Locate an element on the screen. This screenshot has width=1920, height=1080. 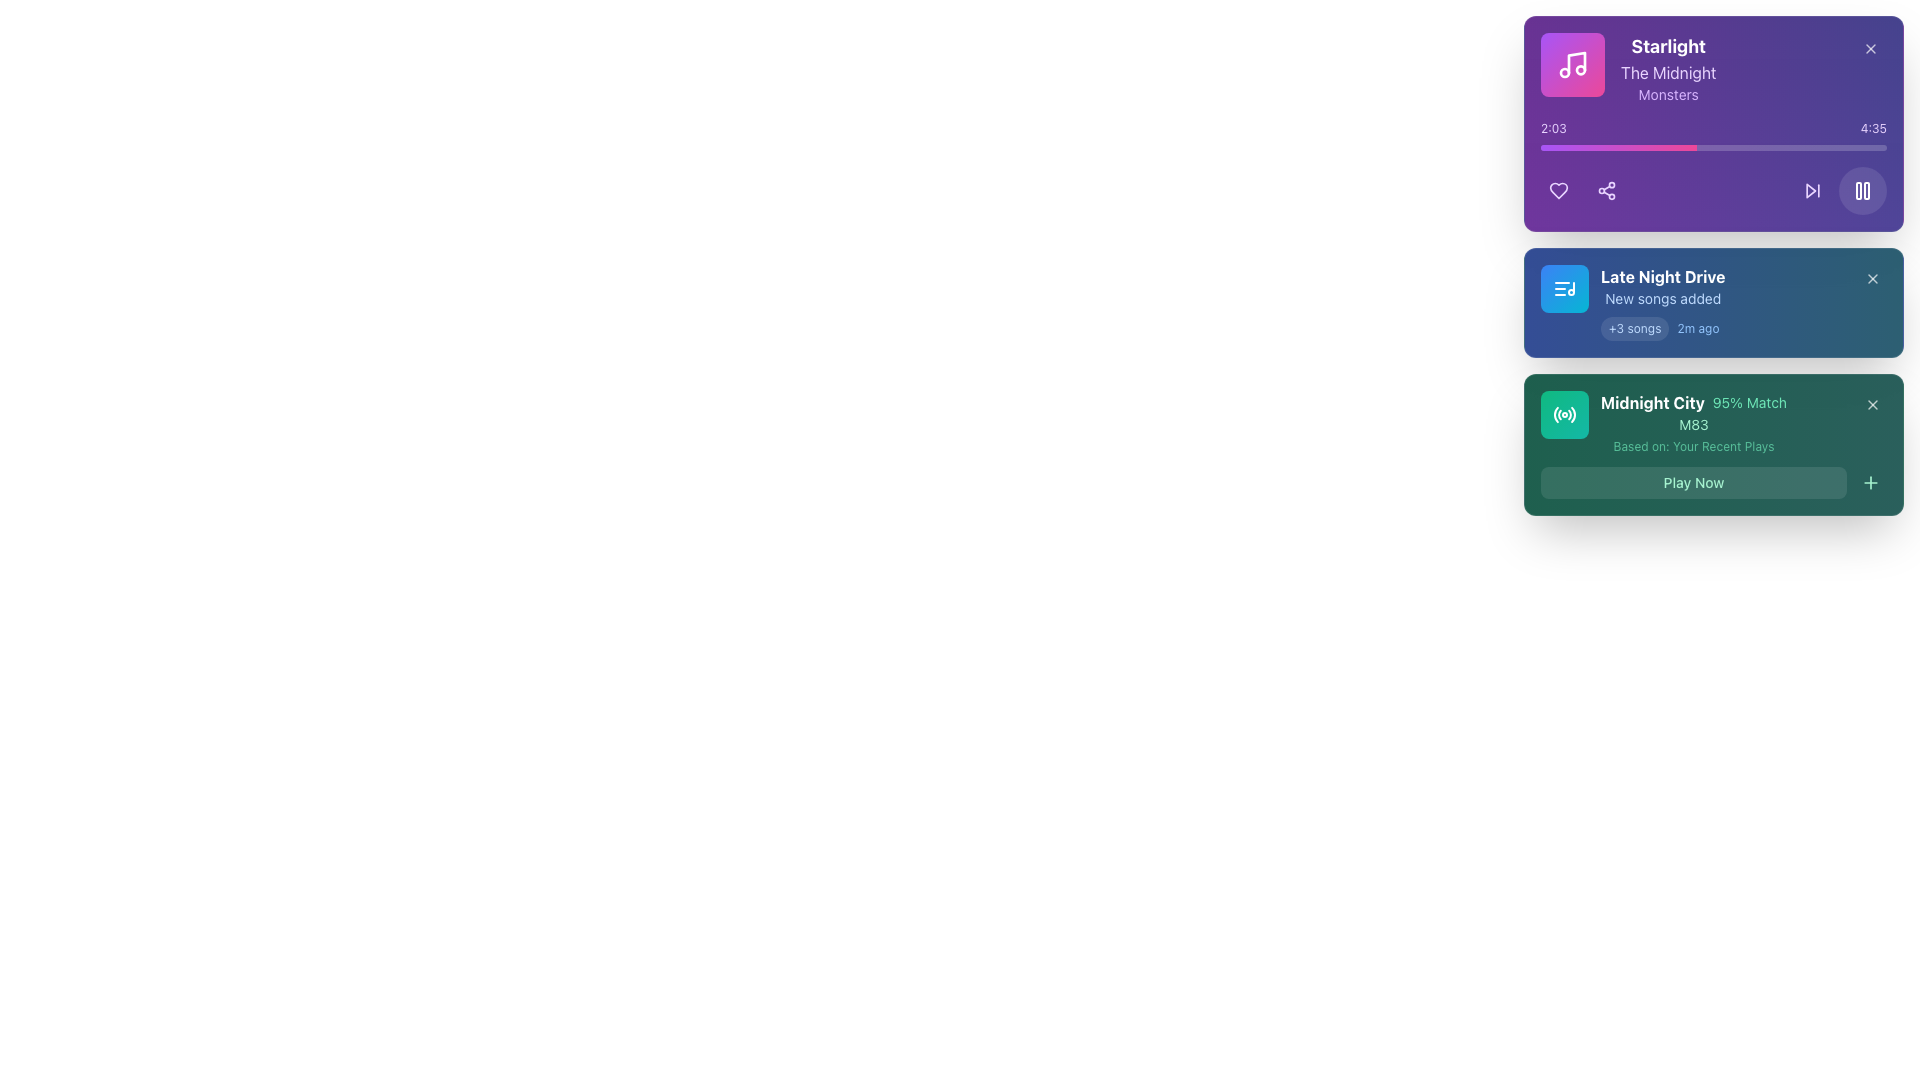
the static text label displaying '95% Match' in emerald green color, located next to the 'Midnight City' song card header is located at coordinates (1748, 402).